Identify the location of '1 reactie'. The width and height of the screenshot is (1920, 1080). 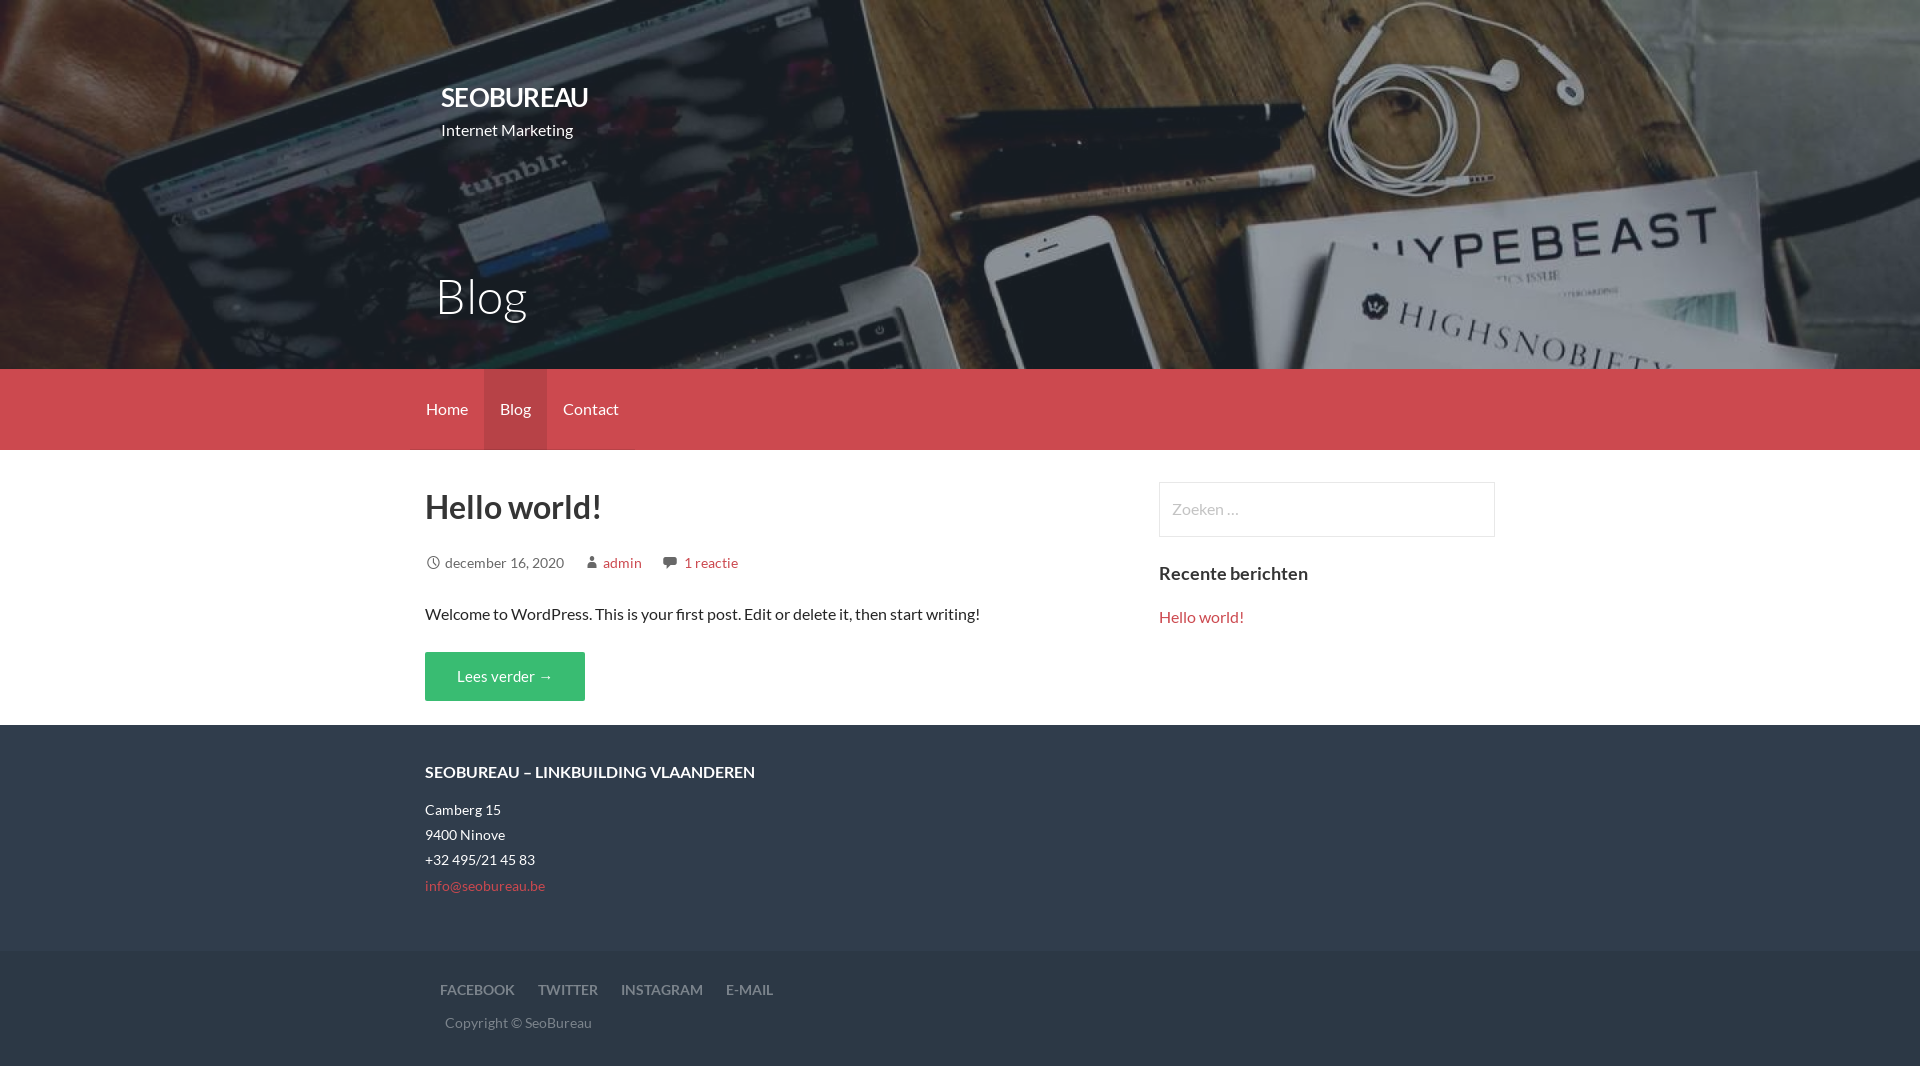
(684, 562).